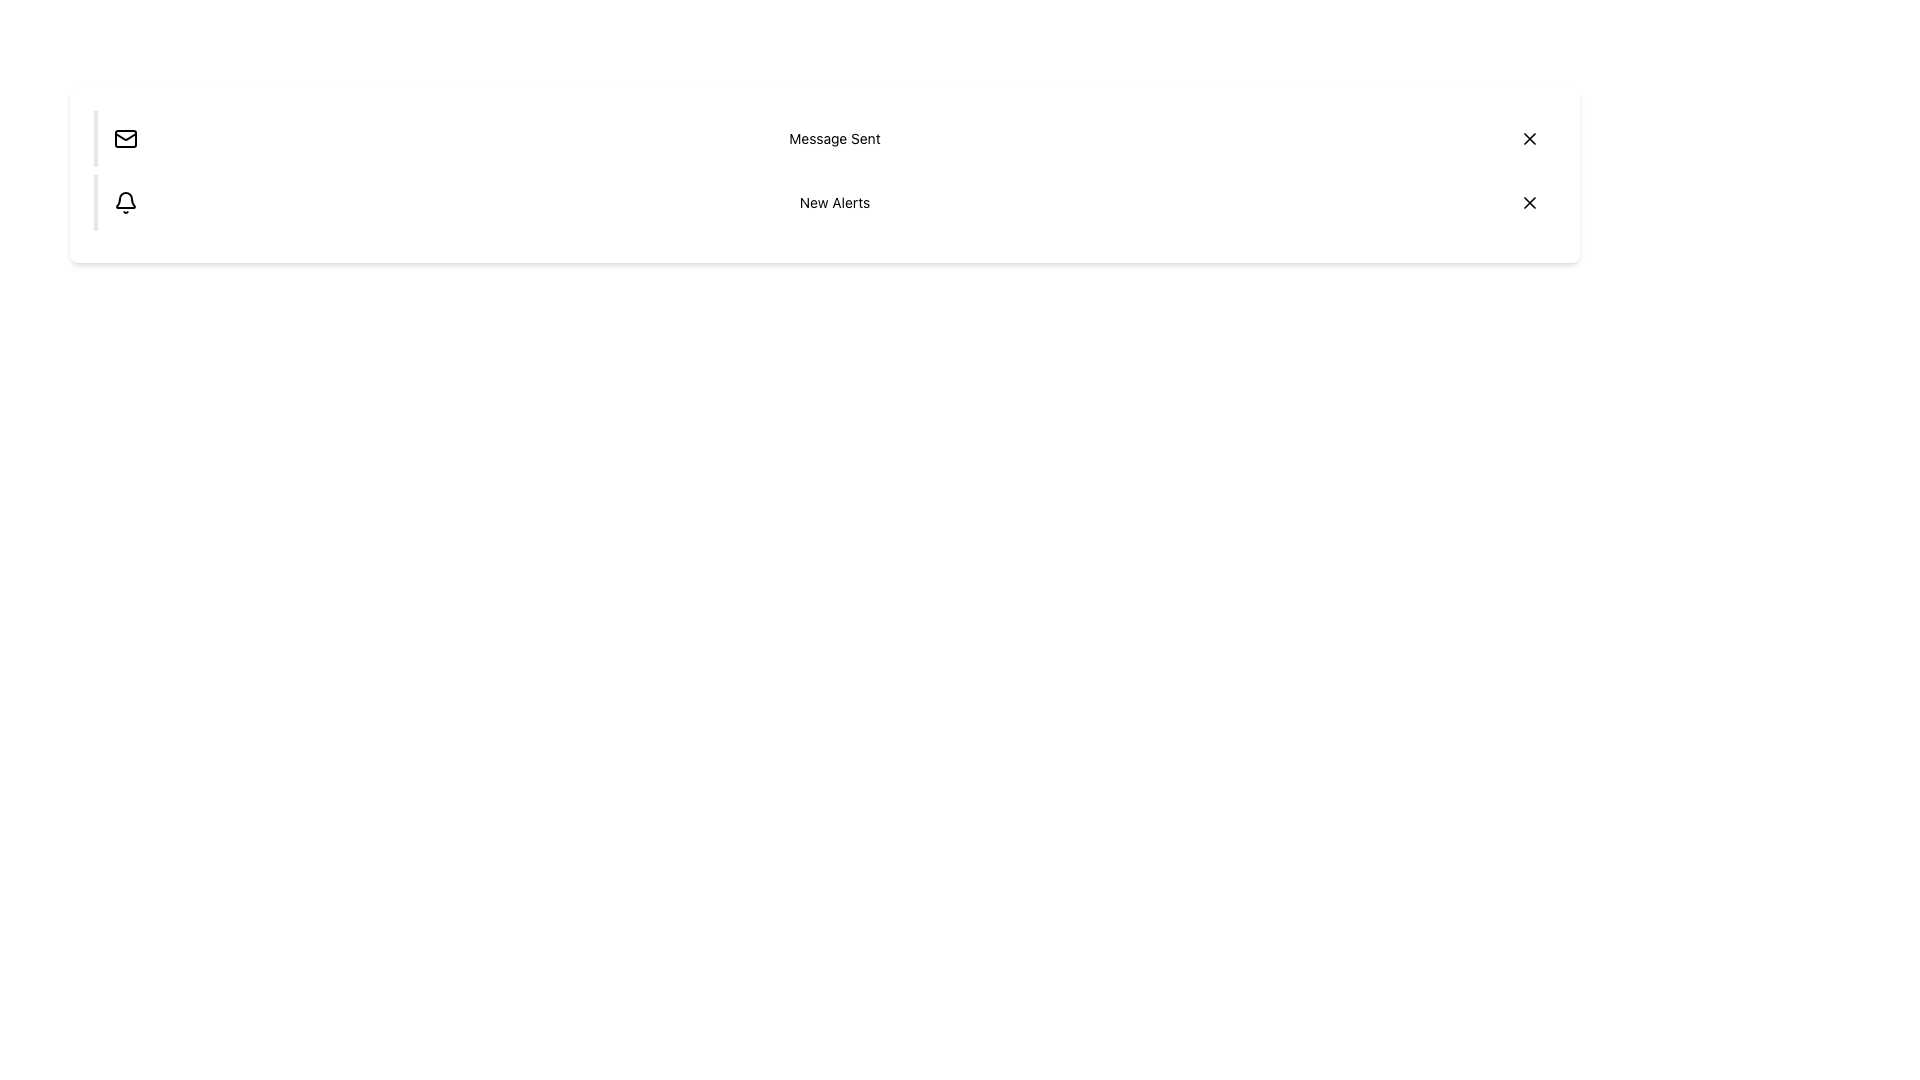 This screenshot has height=1080, width=1920. What do you see at coordinates (1529, 137) in the screenshot?
I see `the close button located at the far-right corner of the notification element containing the text 'Message Sent'` at bounding box center [1529, 137].